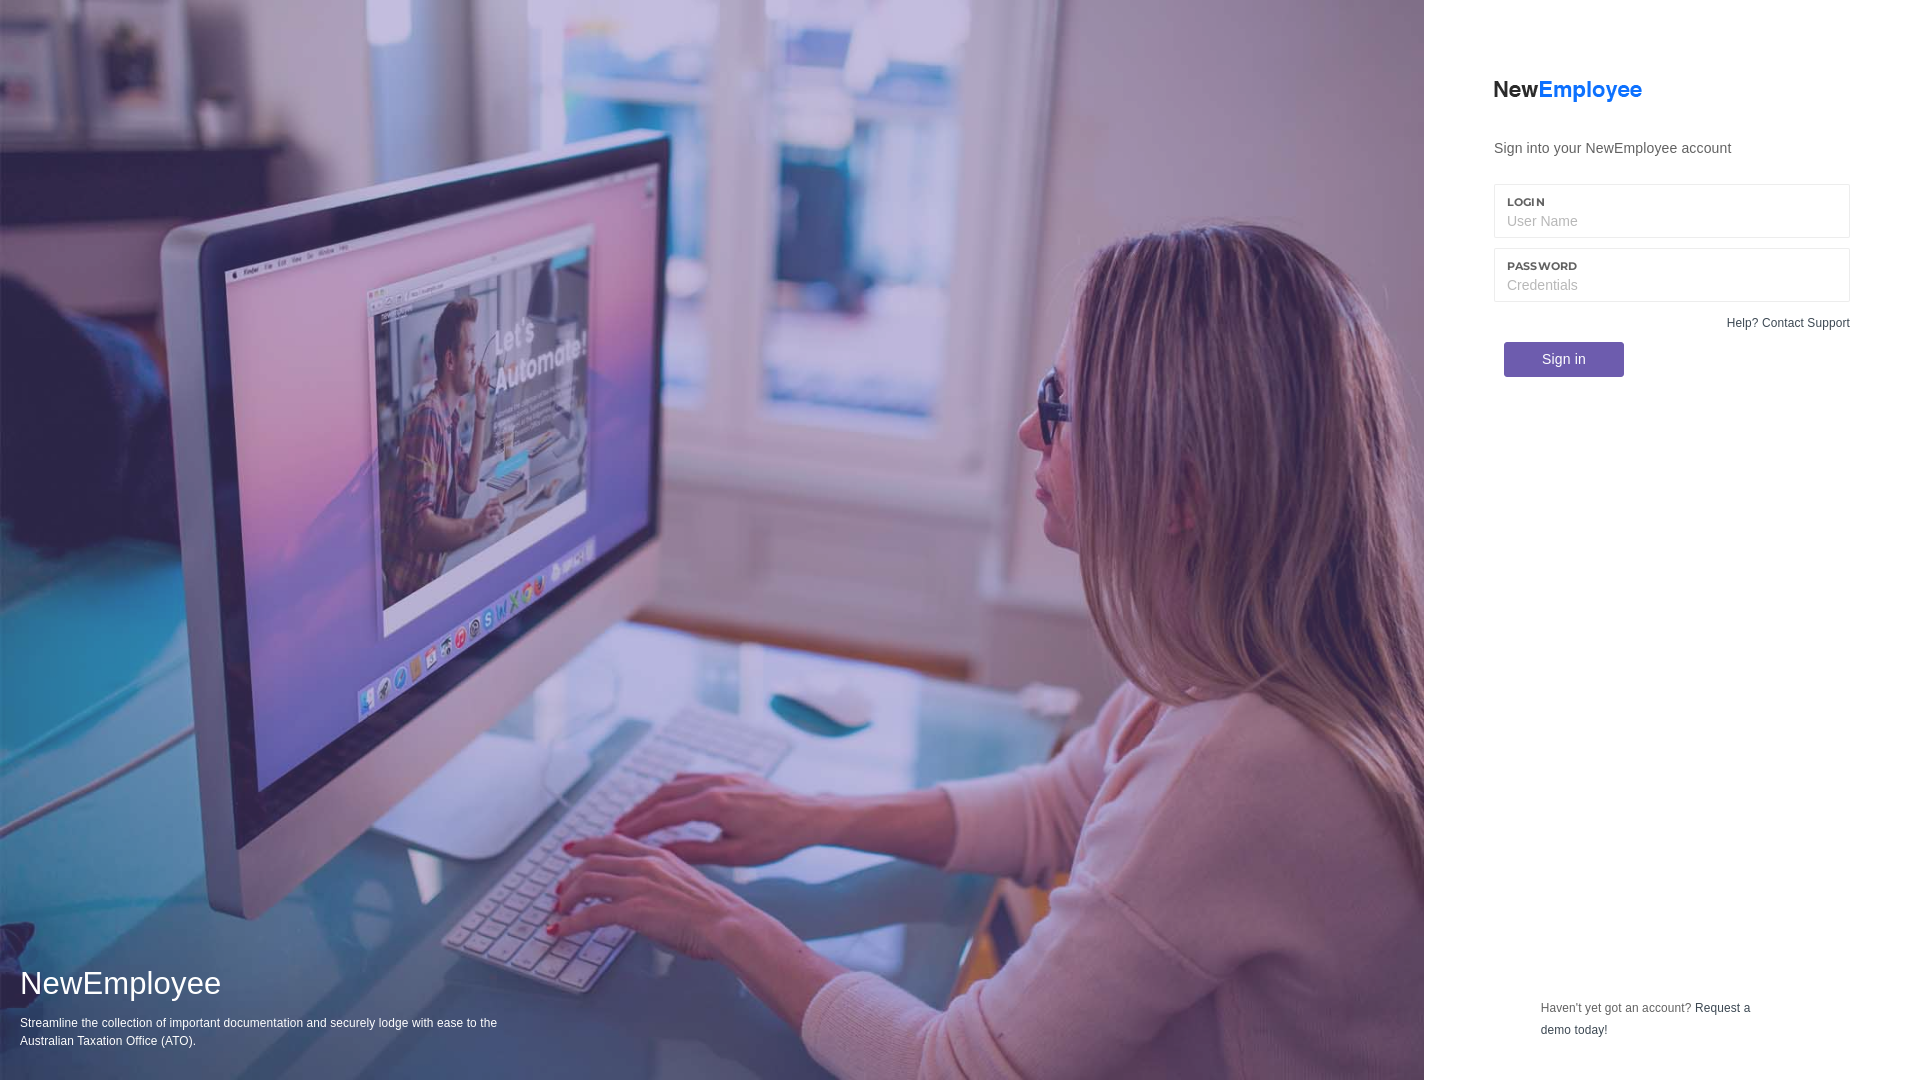 The height and width of the screenshot is (1080, 1920). What do you see at coordinates (1726, 322) in the screenshot?
I see `'Help? Contact Support'` at bounding box center [1726, 322].